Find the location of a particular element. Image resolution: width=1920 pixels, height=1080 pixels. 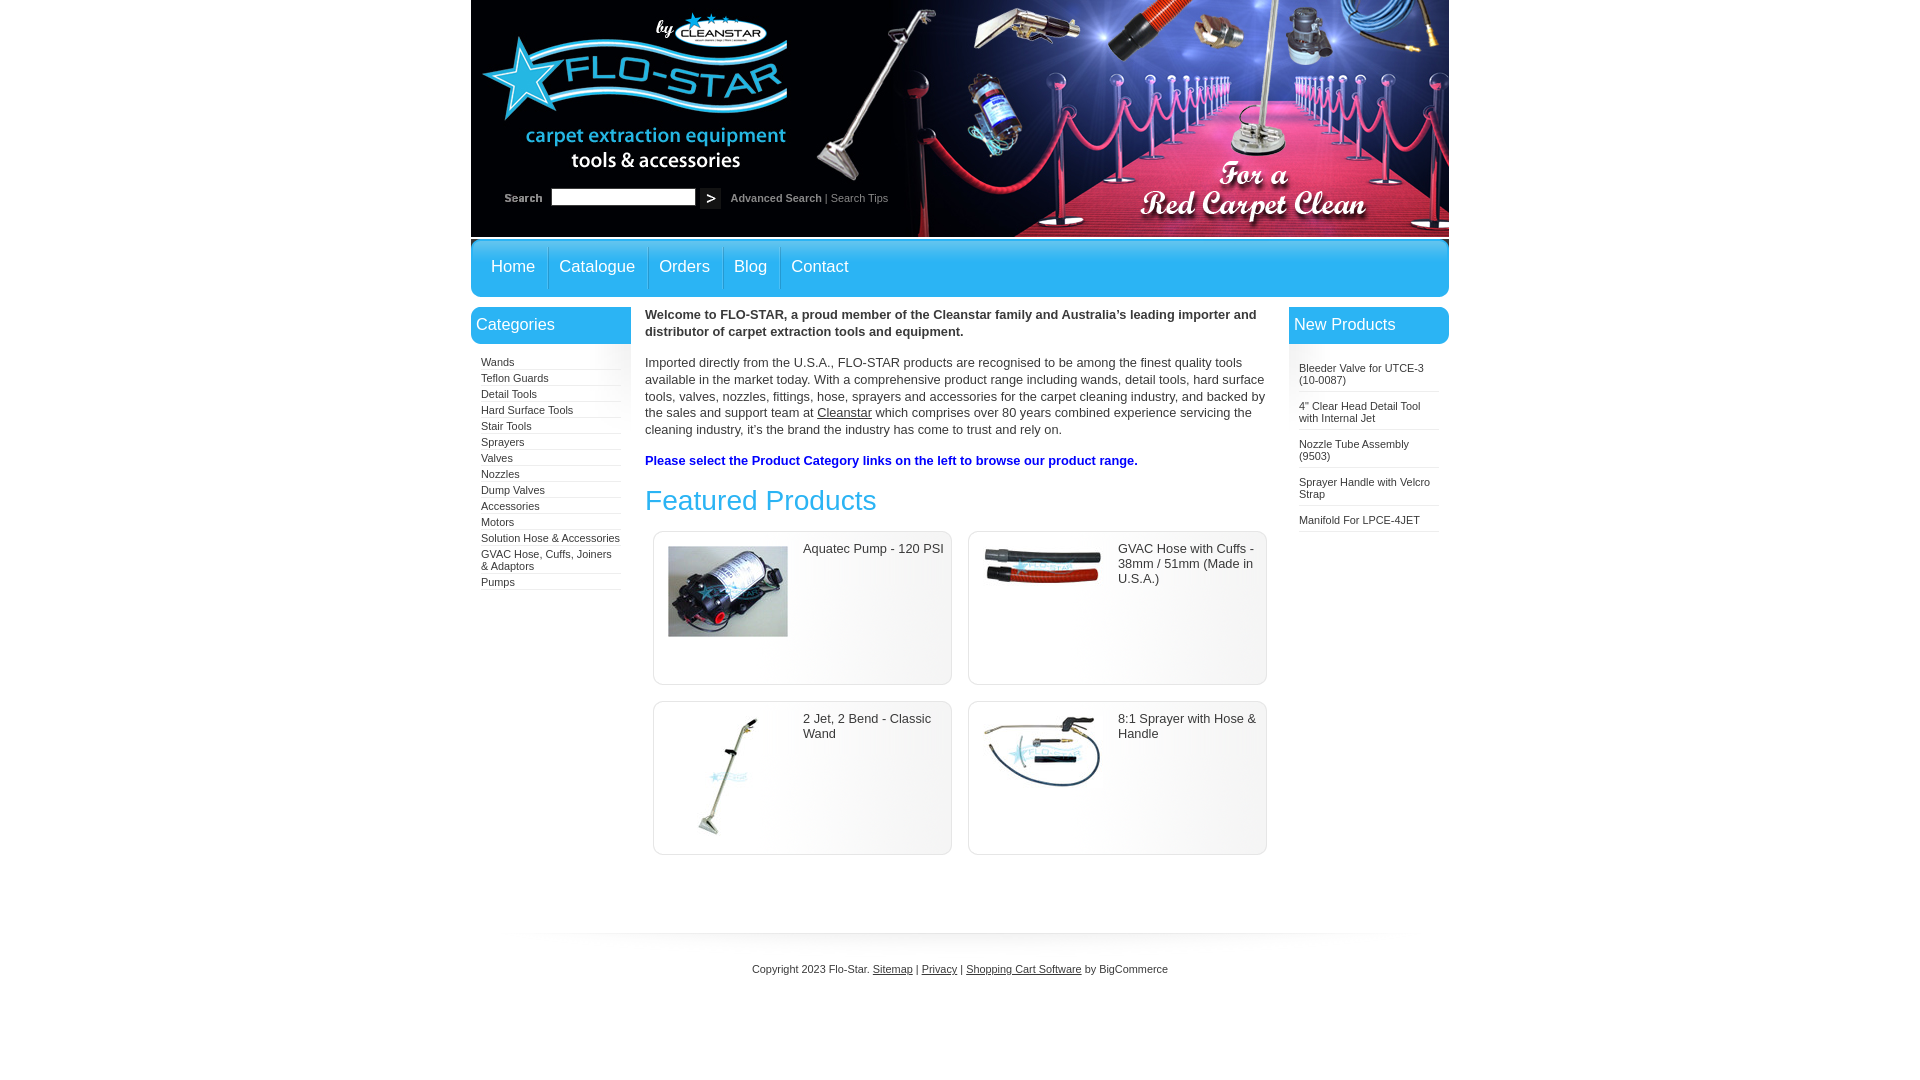

'Sprayers' is located at coordinates (503, 441).